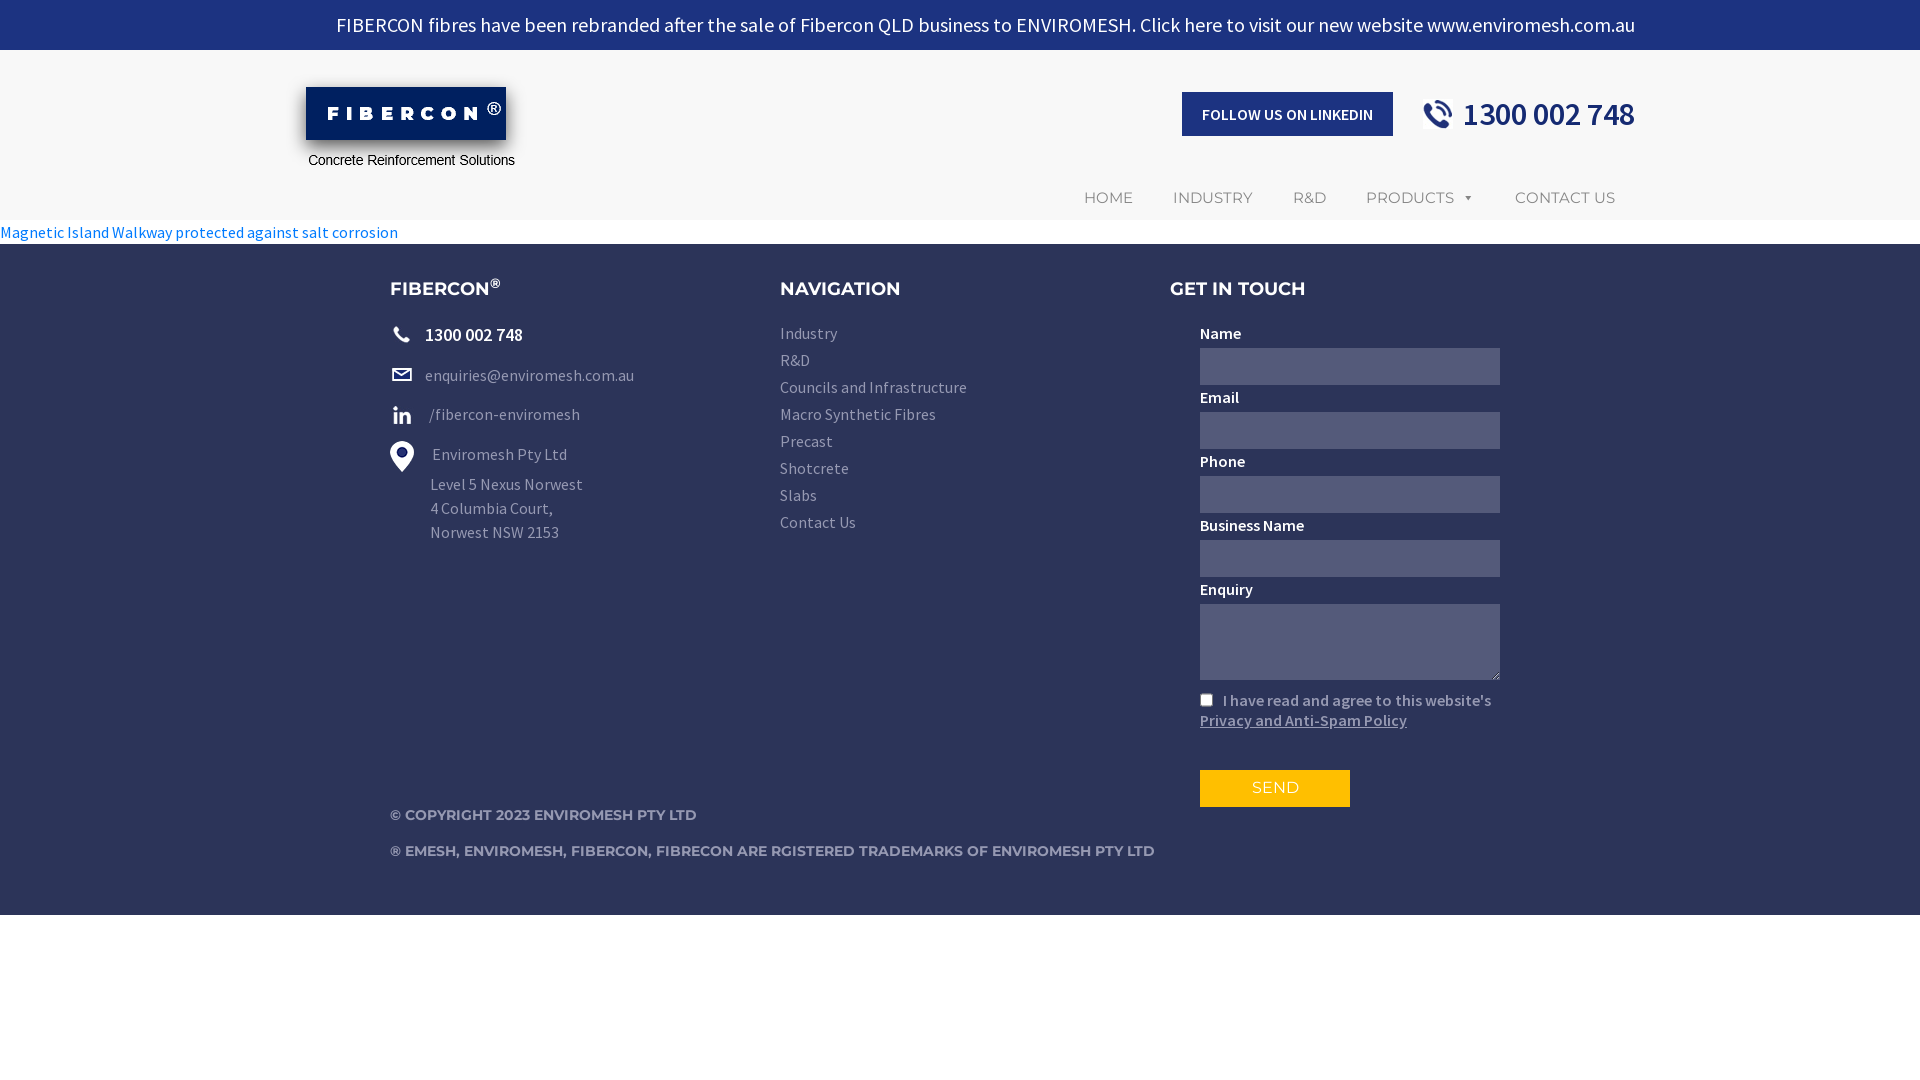 The width and height of the screenshot is (1920, 1080). I want to click on '/fibercon-enviromesh', so click(484, 412).